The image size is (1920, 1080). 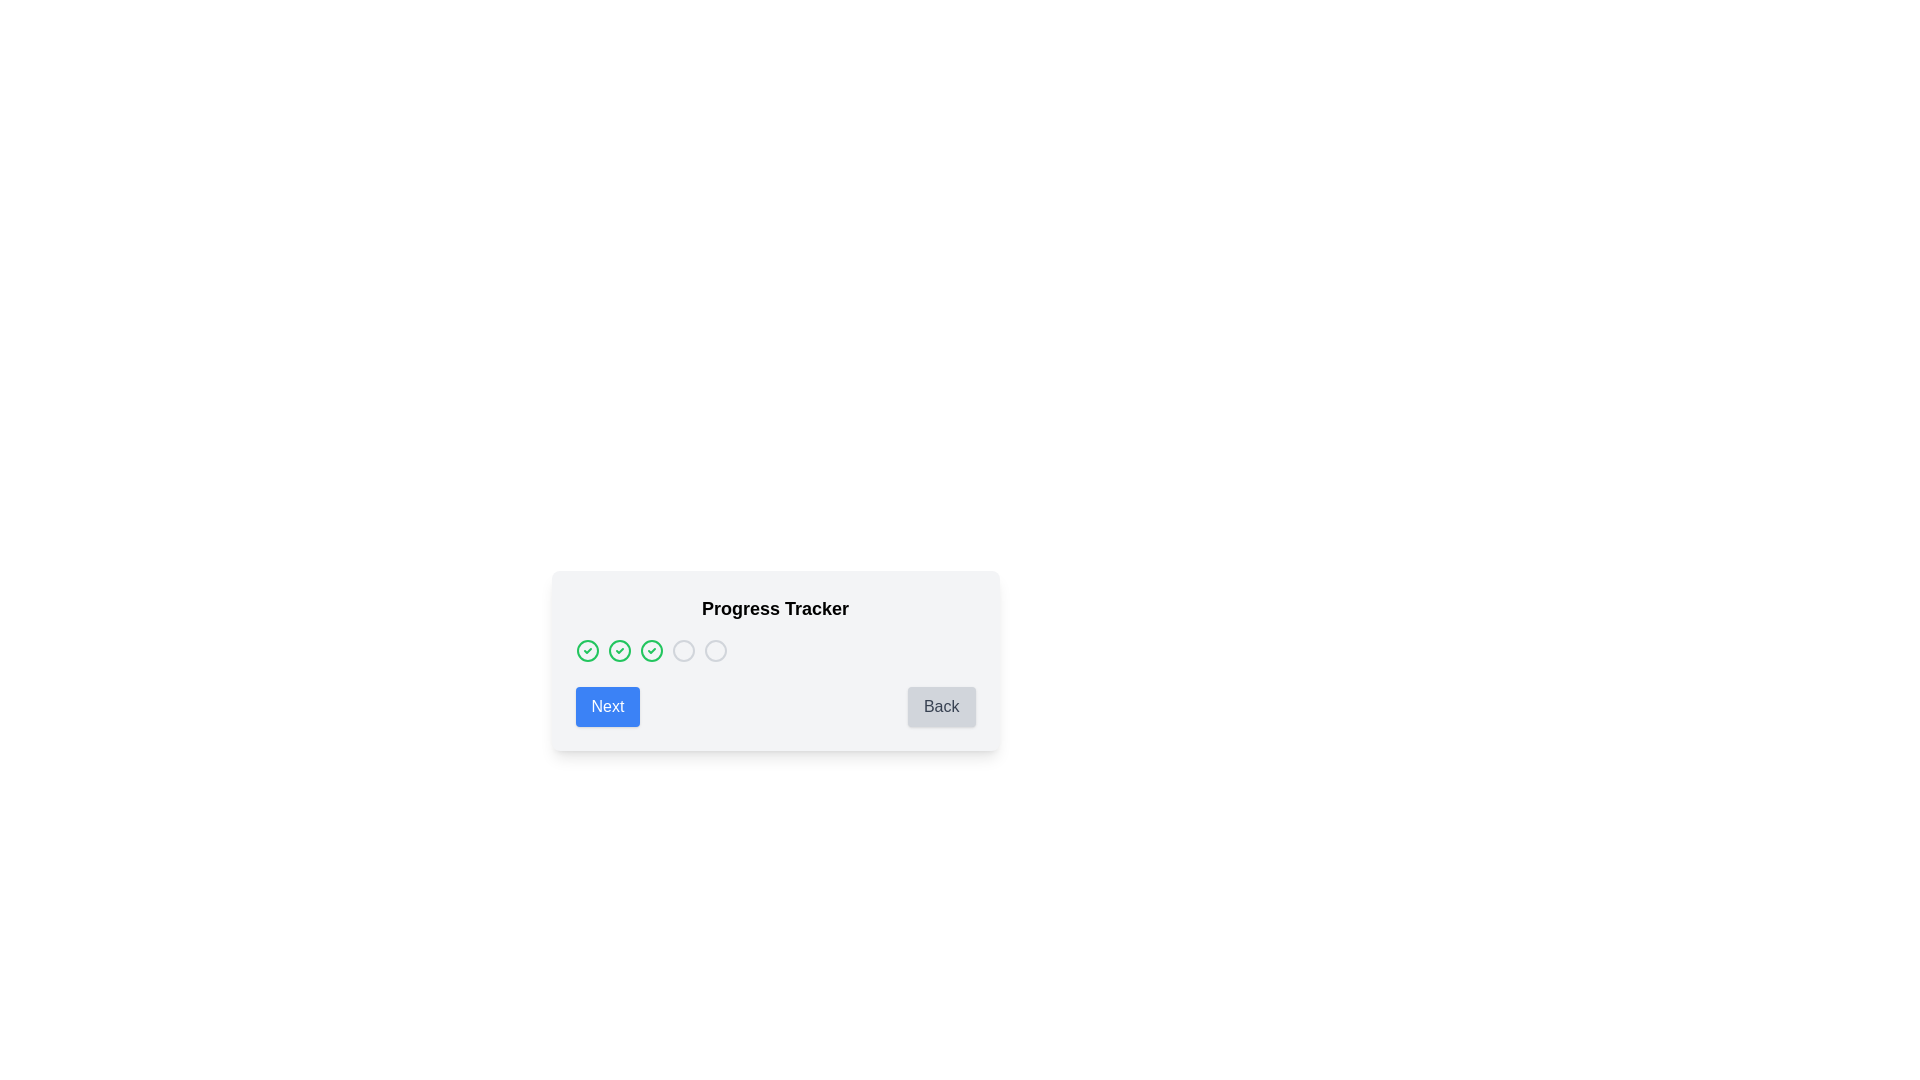 I want to click on the third circular progress indicator which serves as a checkpoint in the progress tracker, so click(x=651, y=651).